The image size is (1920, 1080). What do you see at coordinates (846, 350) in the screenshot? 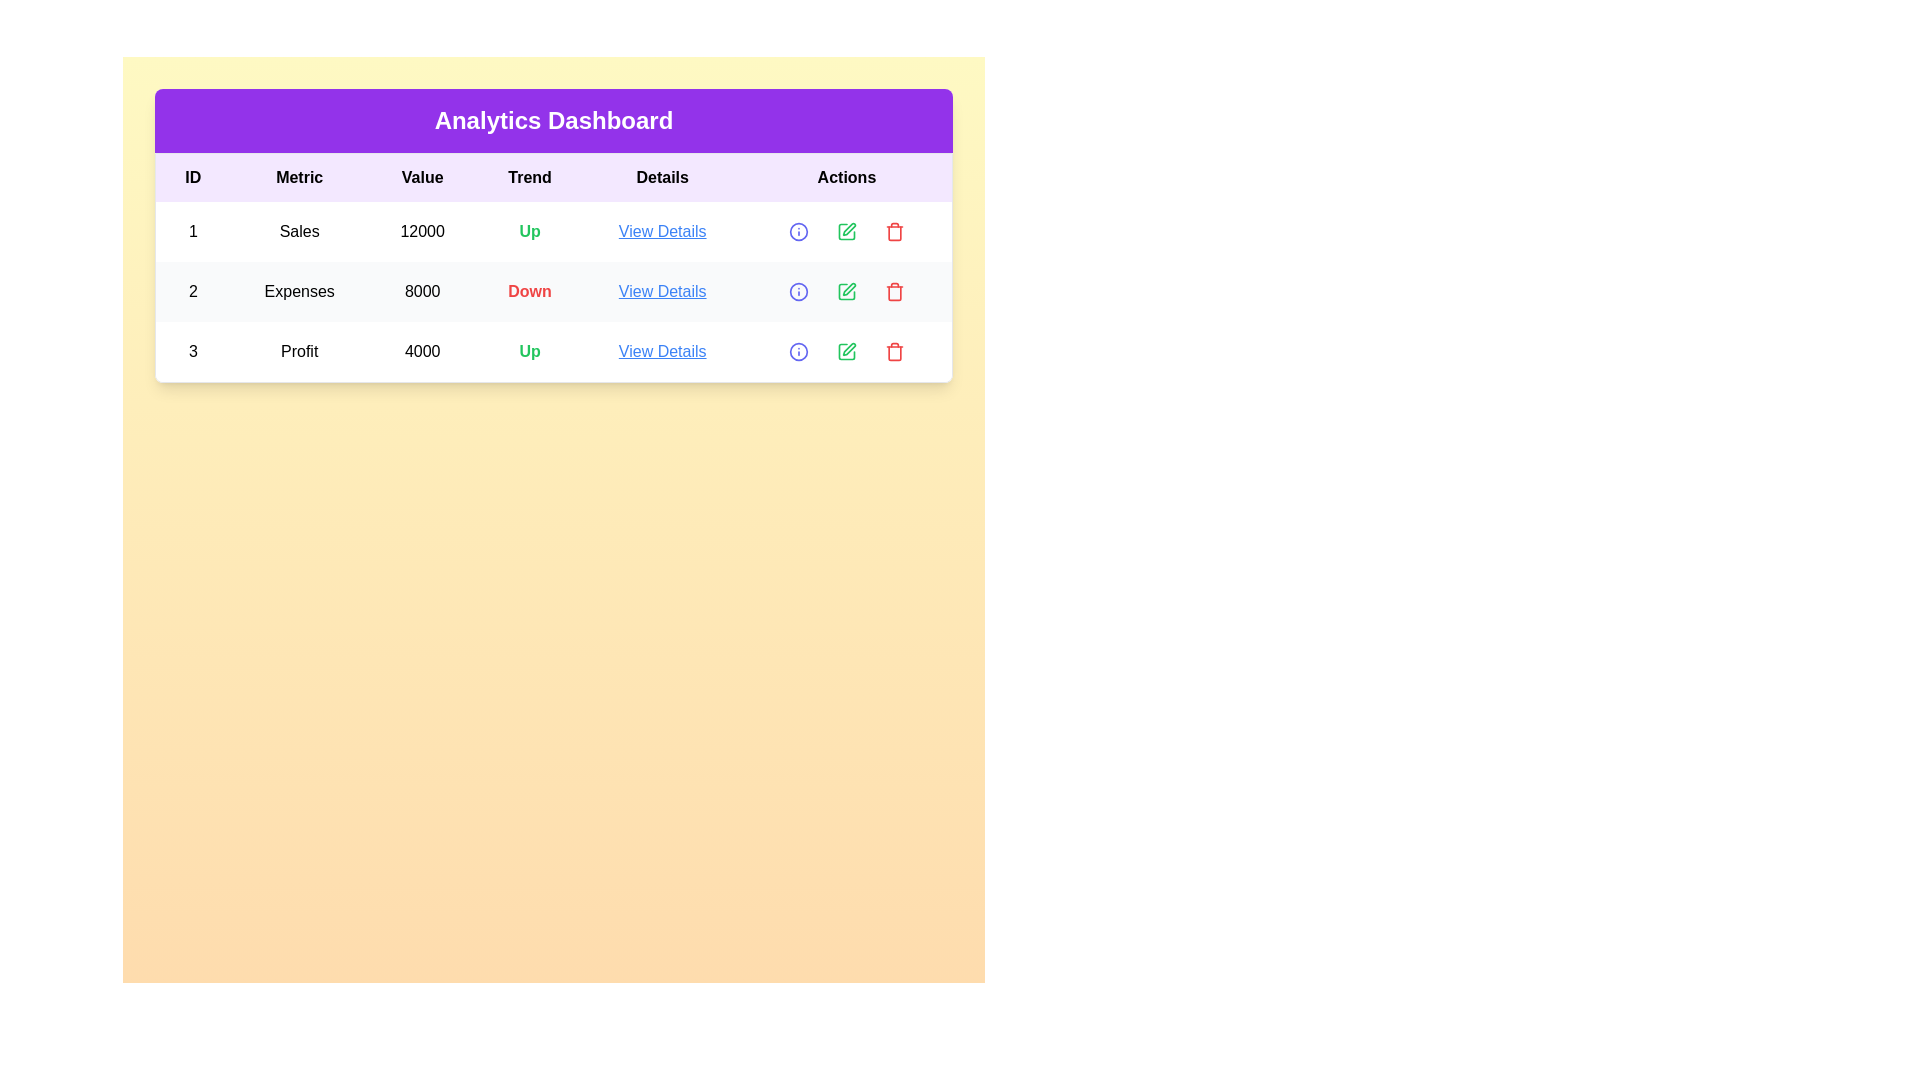
I see `the edit button located in the 'Actions' column of the third row in the table, which is aligned with the 'Profit' row under the 'Metric' column` at bounding box center [846, 350].